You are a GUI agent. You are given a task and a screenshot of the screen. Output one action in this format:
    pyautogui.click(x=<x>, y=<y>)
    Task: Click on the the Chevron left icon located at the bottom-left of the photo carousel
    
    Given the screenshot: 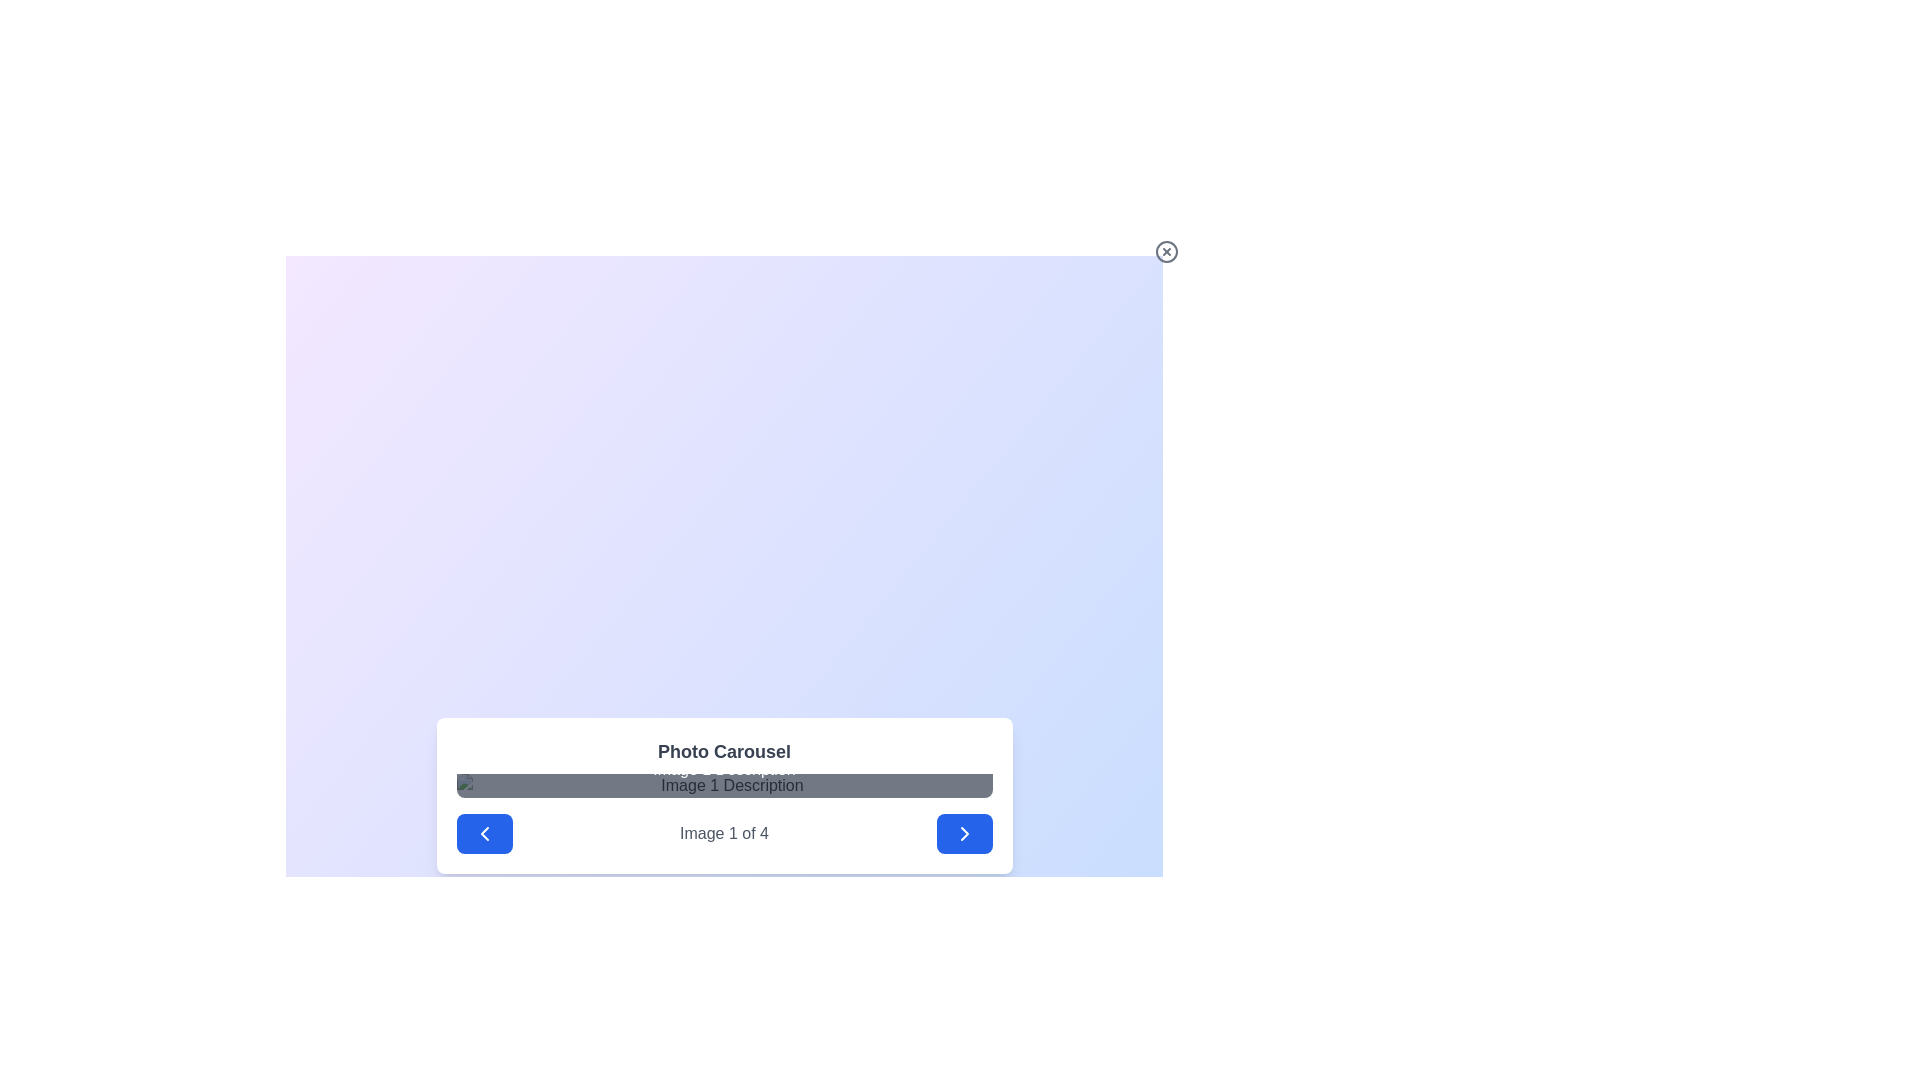 What is the action you would take?
    pyautogui.click(x=484, y=833)
    